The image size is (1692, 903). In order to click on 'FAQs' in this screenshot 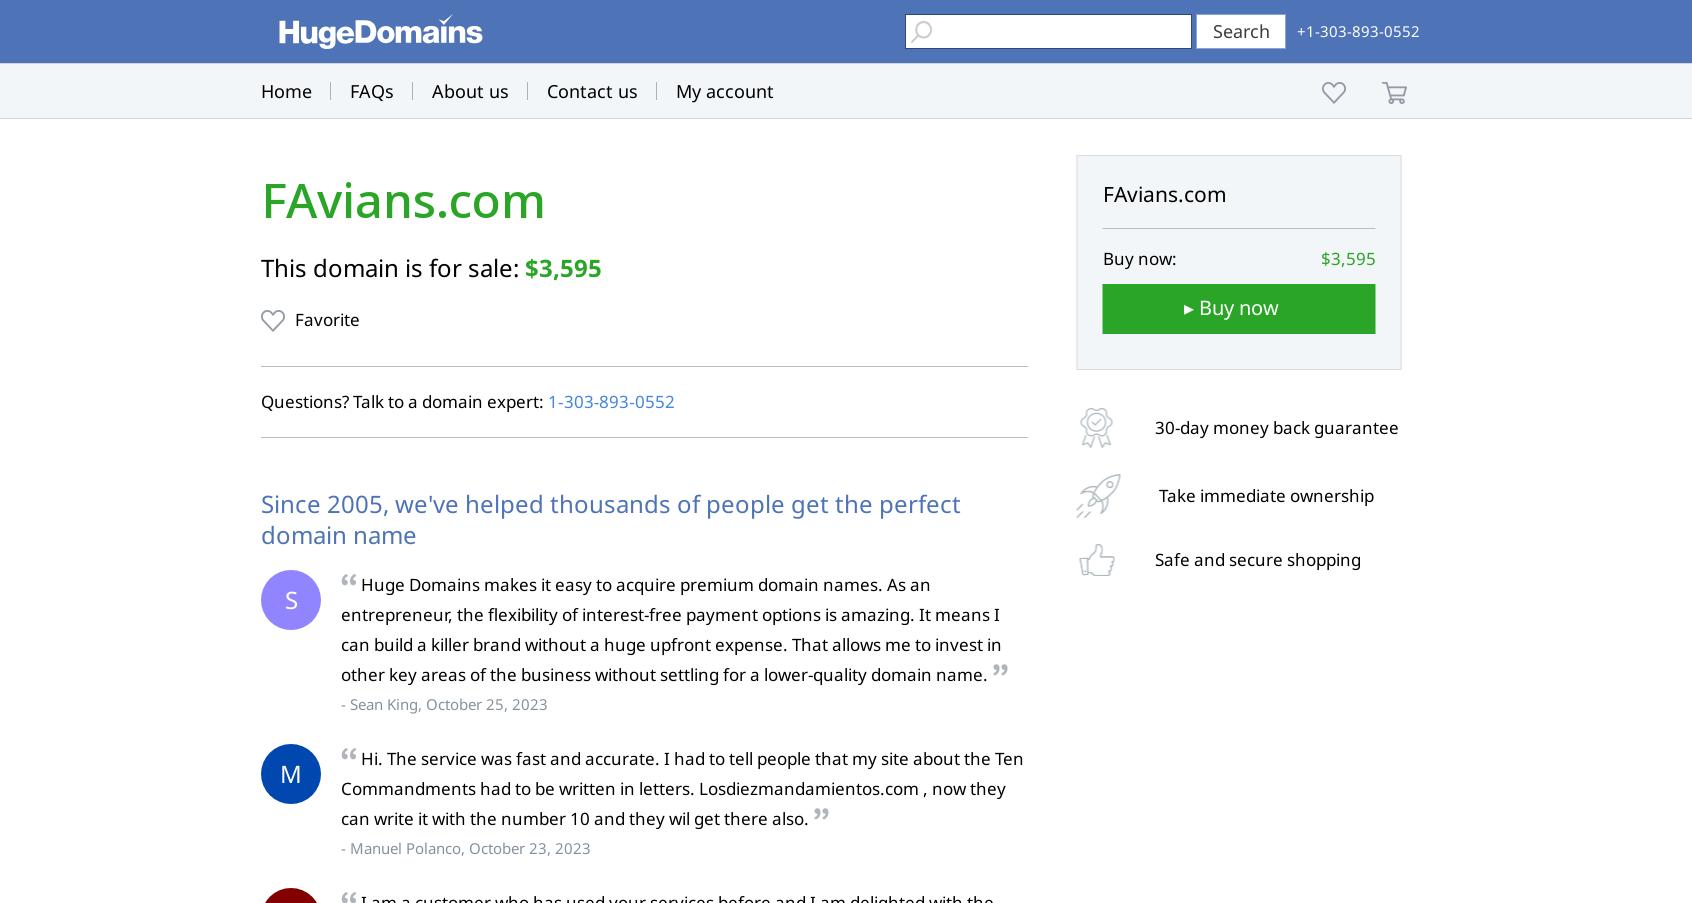, I will do `click(349, 91)`.